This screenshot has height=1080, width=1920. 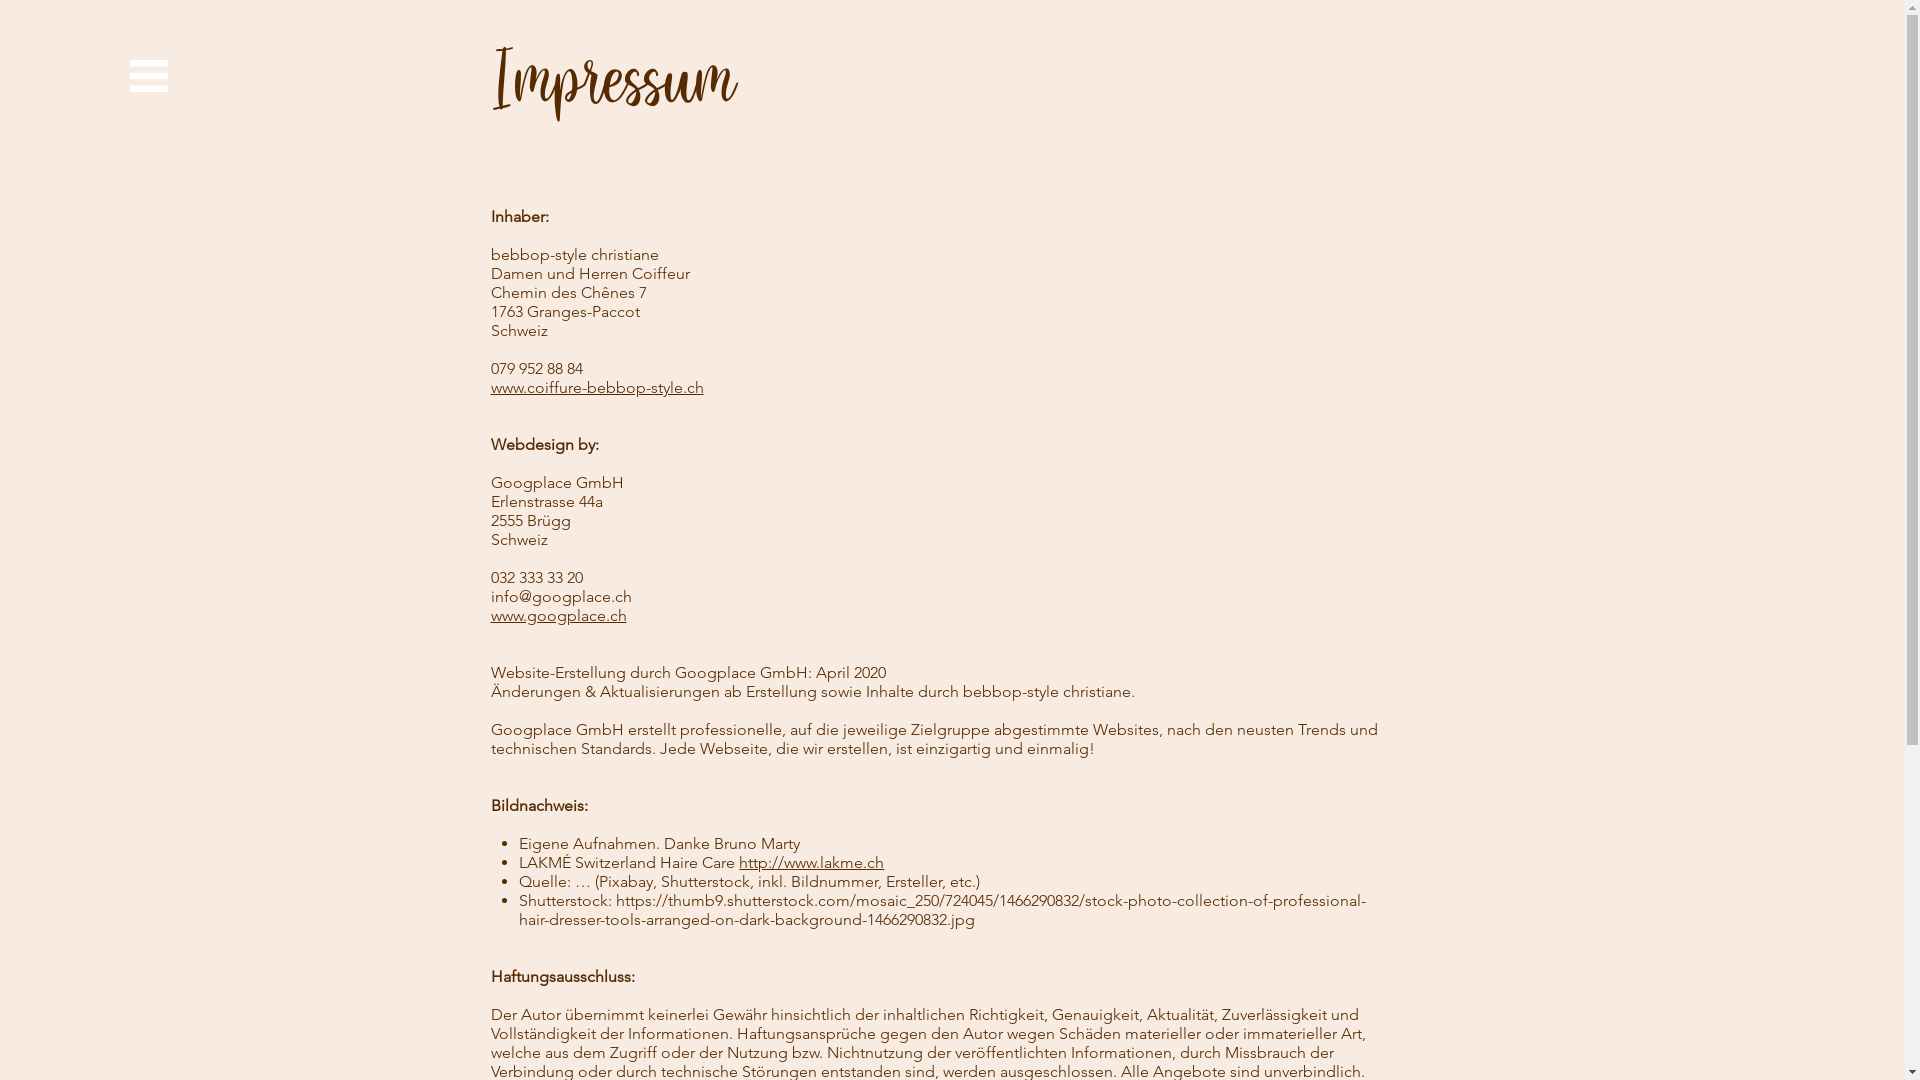 What do you see at coordinates (489, 614) in the screenshot?
I see `'www.googplace.ch'` at bounding box center [489, 614].